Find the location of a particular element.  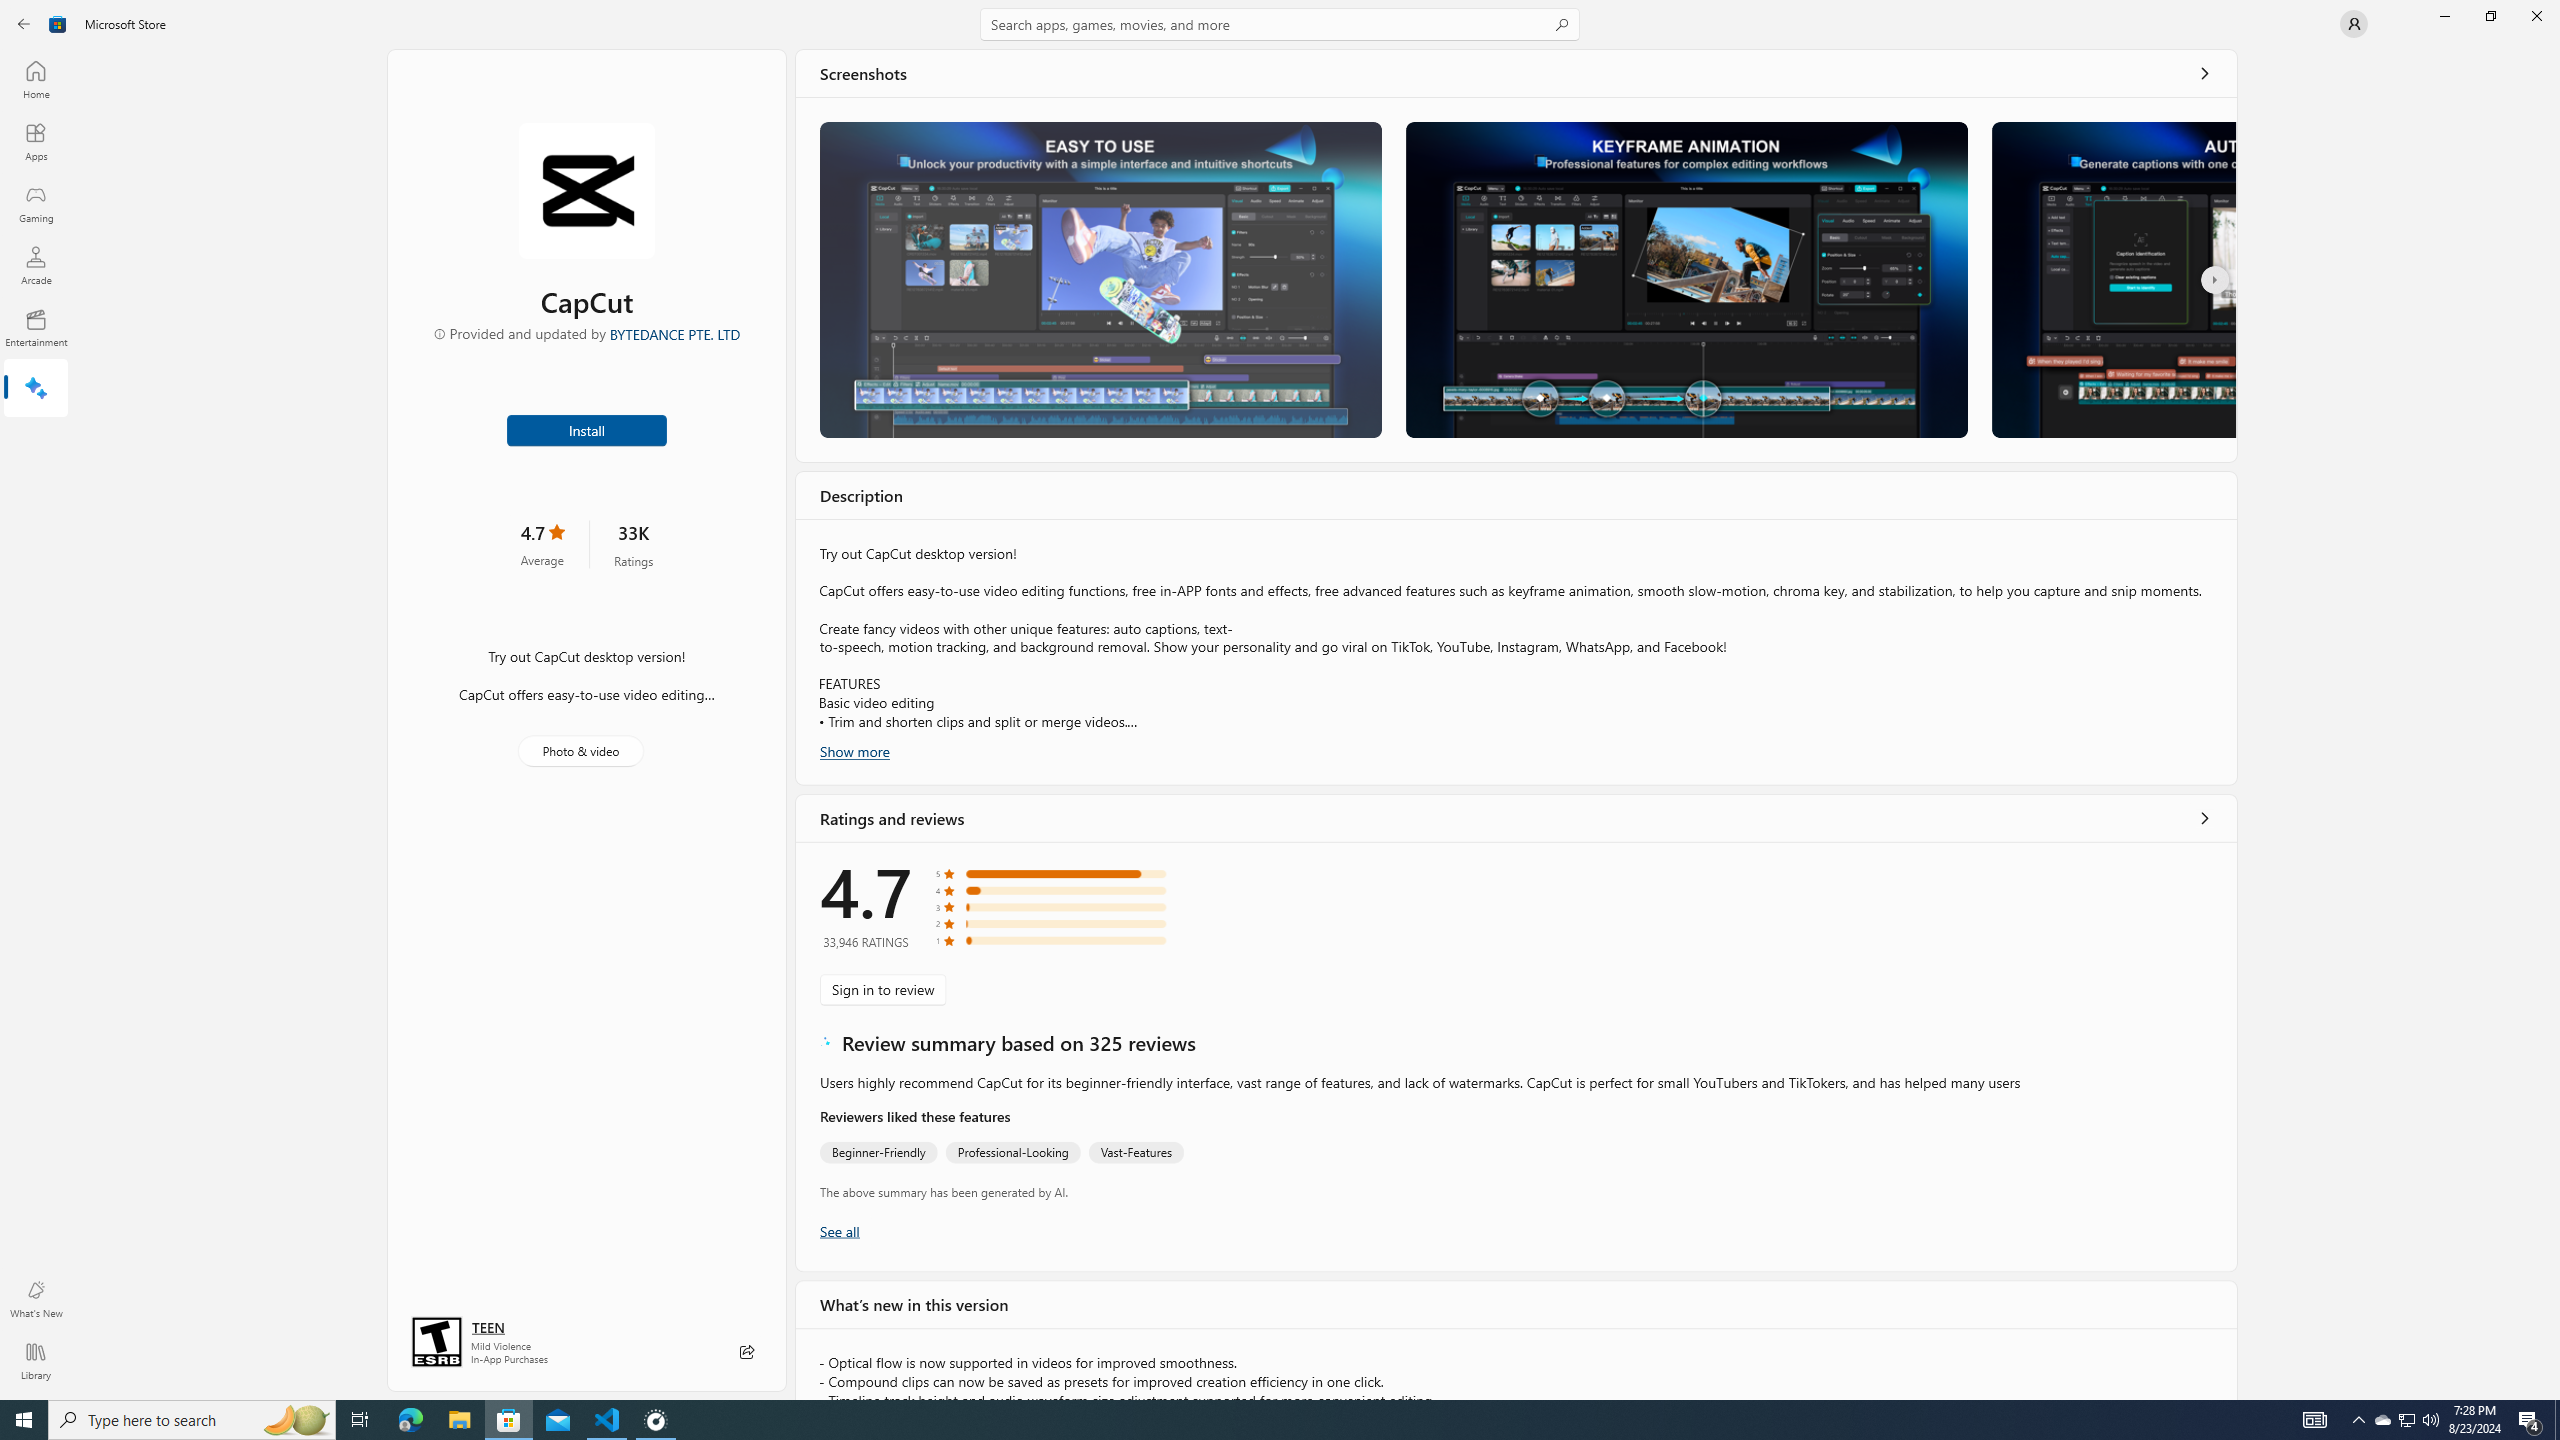

'Photo & video' is located at coordinates (578, 750).